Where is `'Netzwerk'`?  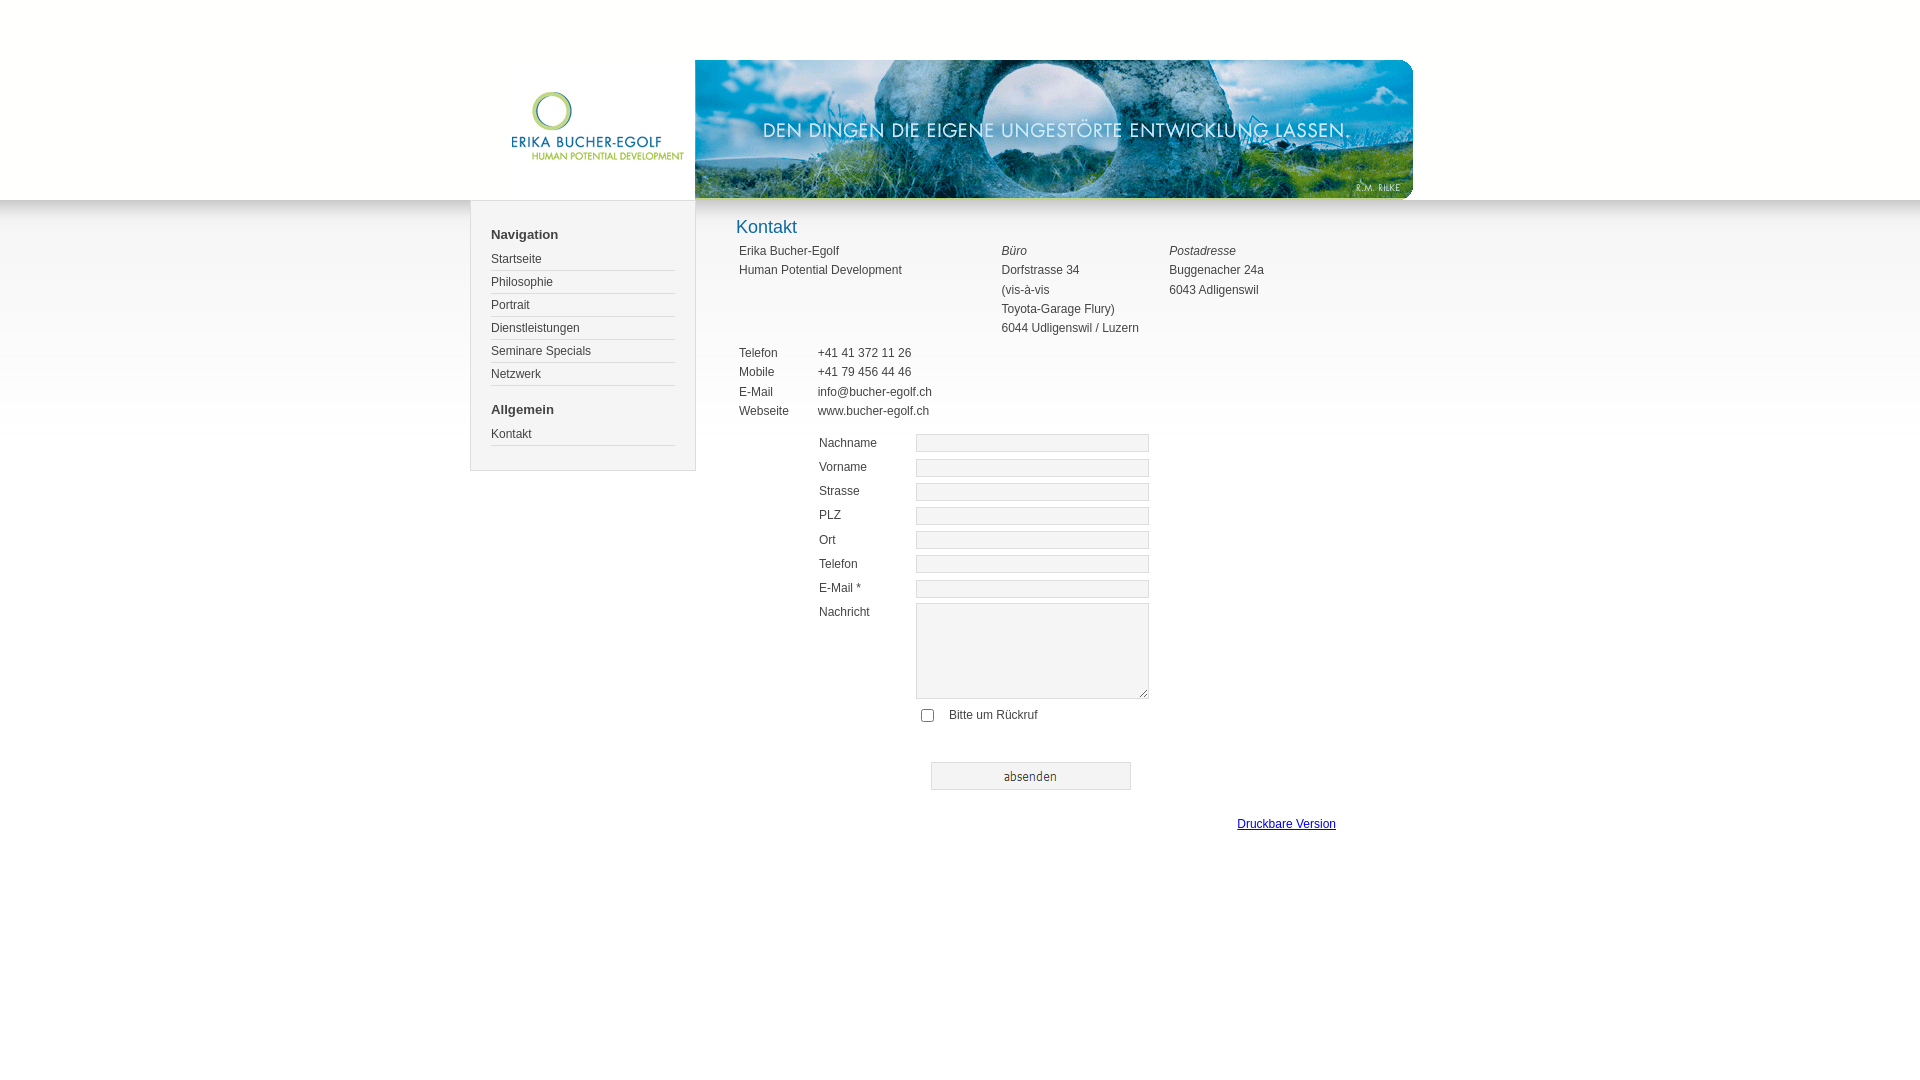 'Netzwerk' is located at coordinates (581, 374).